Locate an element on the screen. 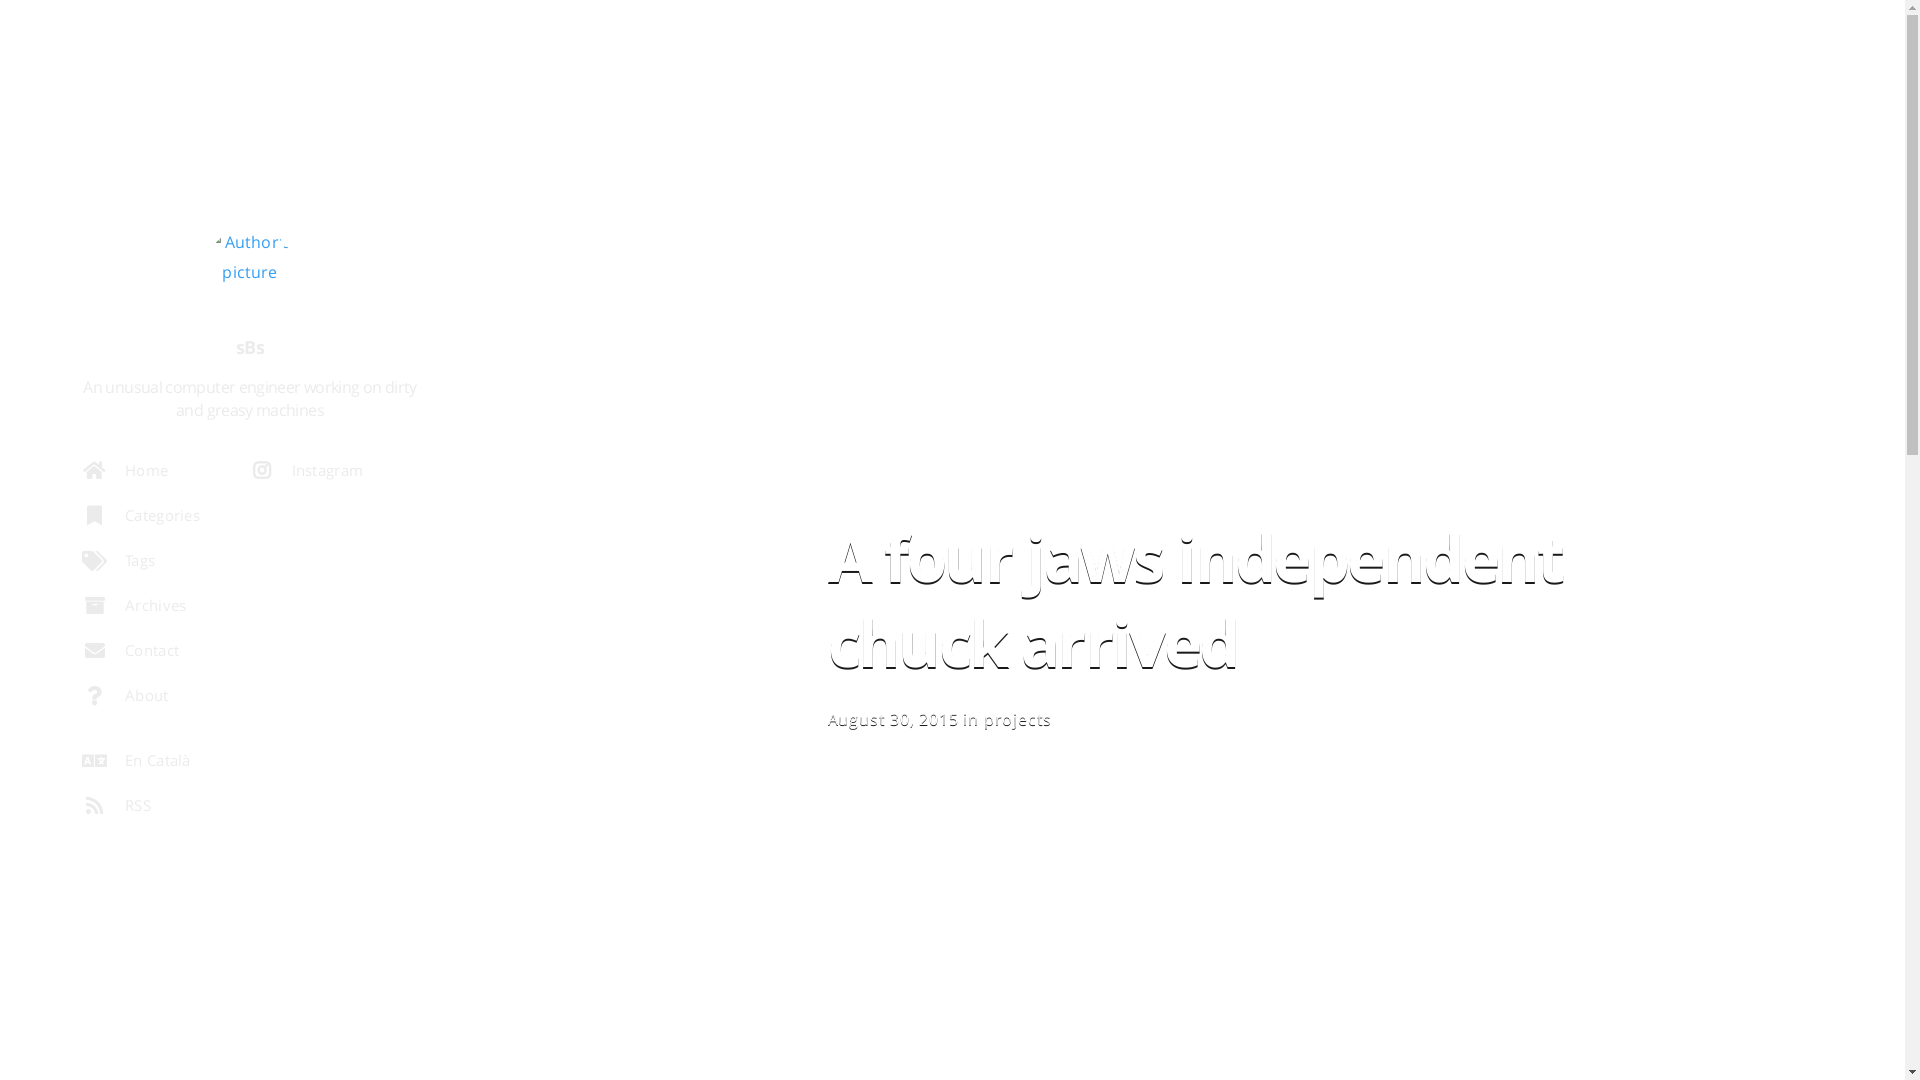 This screenshot has width=1920, height=1080. 'Contact' is located at coordinates (152, 655).